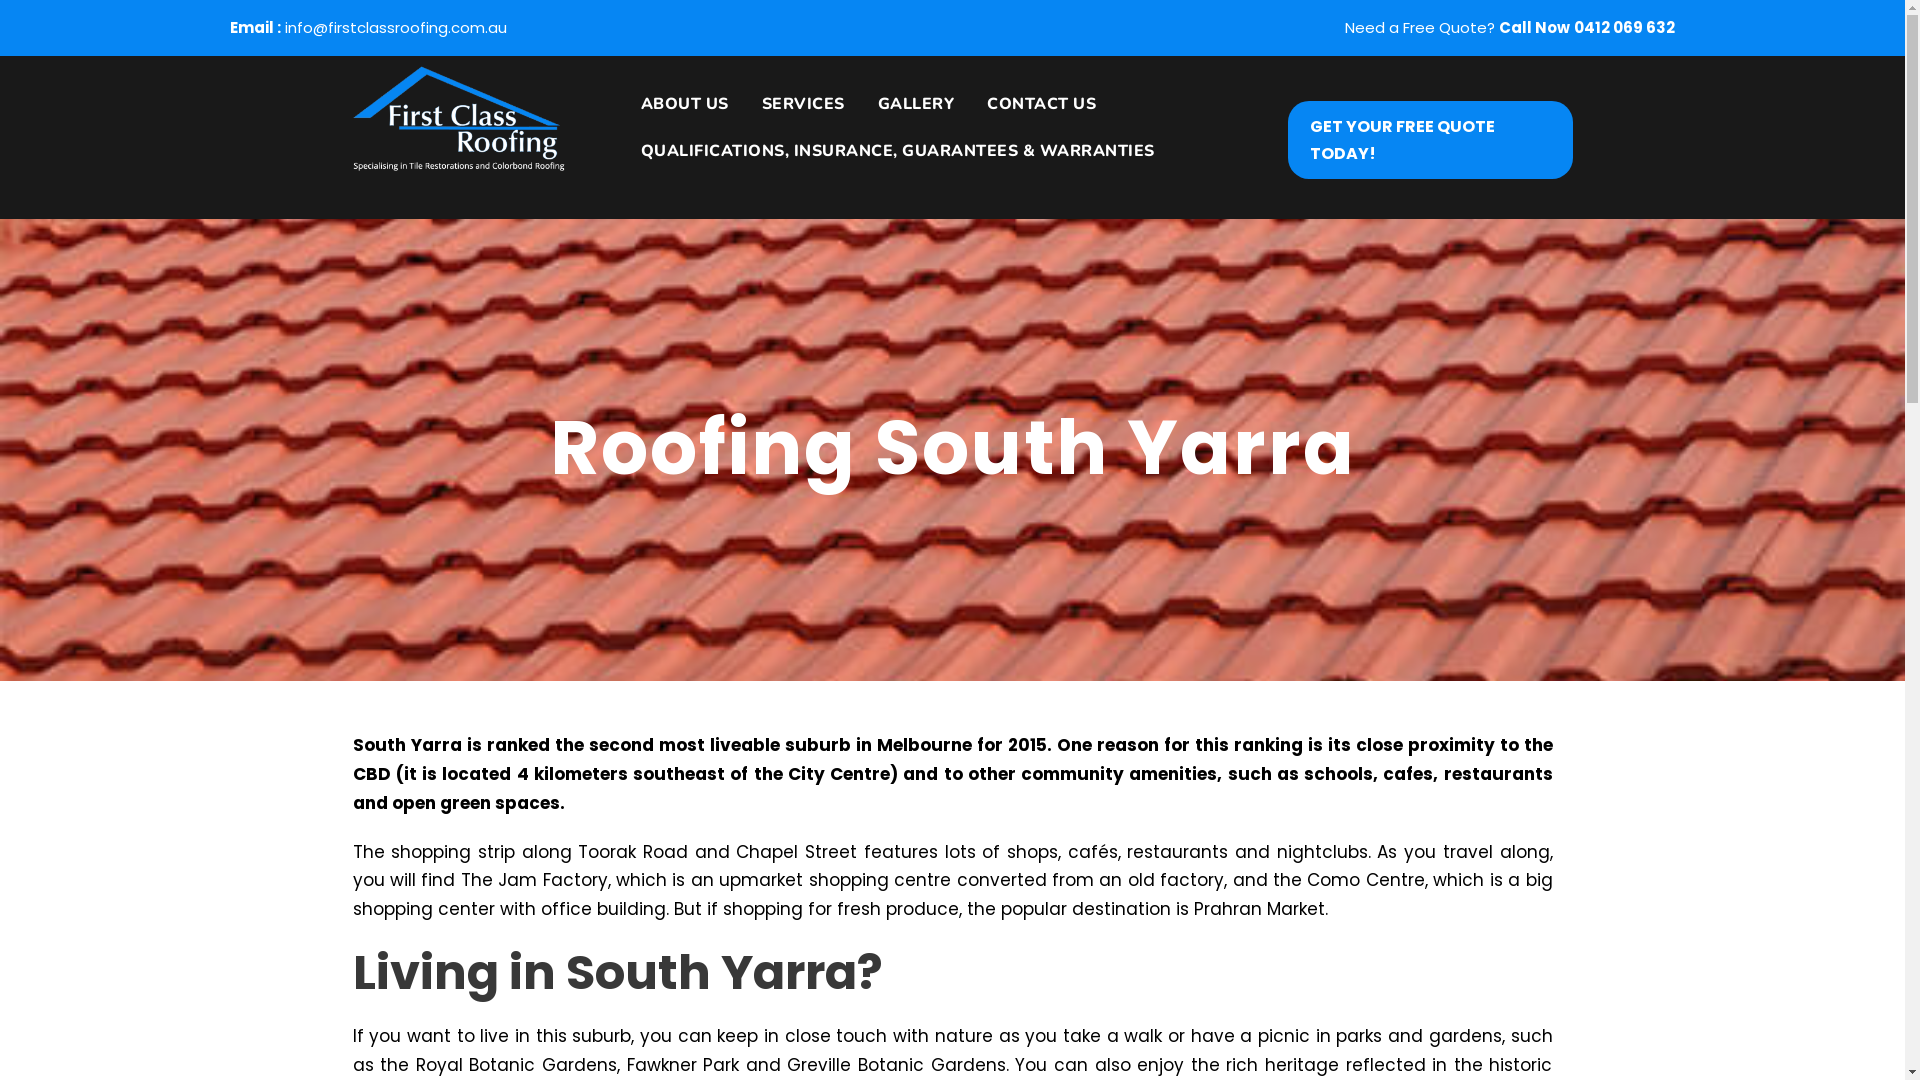  I want to click on 'QUALIFICATIONS, INSURANCE, GUARANTEES & WARRANTIES', so click(889, 160).